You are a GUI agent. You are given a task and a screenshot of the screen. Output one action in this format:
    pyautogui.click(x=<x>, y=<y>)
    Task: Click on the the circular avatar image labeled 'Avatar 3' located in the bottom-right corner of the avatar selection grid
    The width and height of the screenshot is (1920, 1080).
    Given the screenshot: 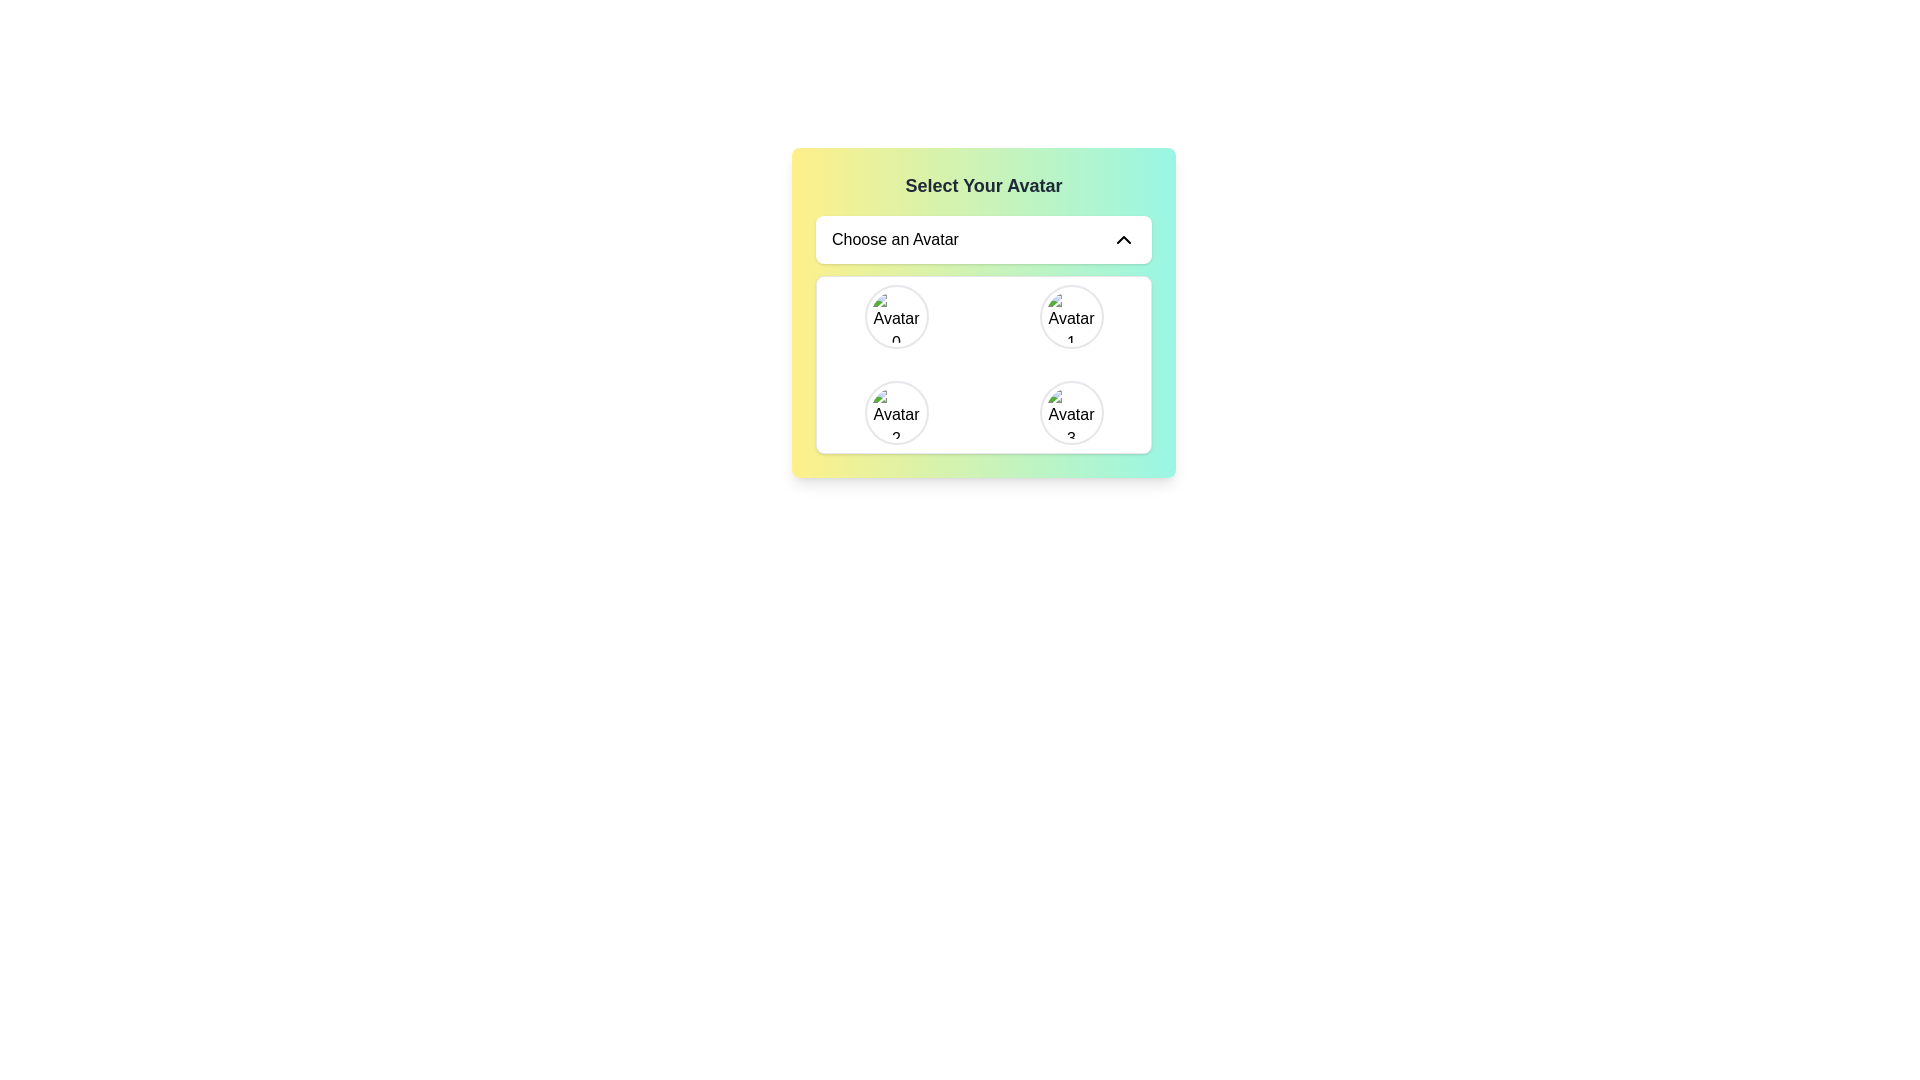 What is the action you would take?
    pyautogui.click(x=1070, y=411)
    